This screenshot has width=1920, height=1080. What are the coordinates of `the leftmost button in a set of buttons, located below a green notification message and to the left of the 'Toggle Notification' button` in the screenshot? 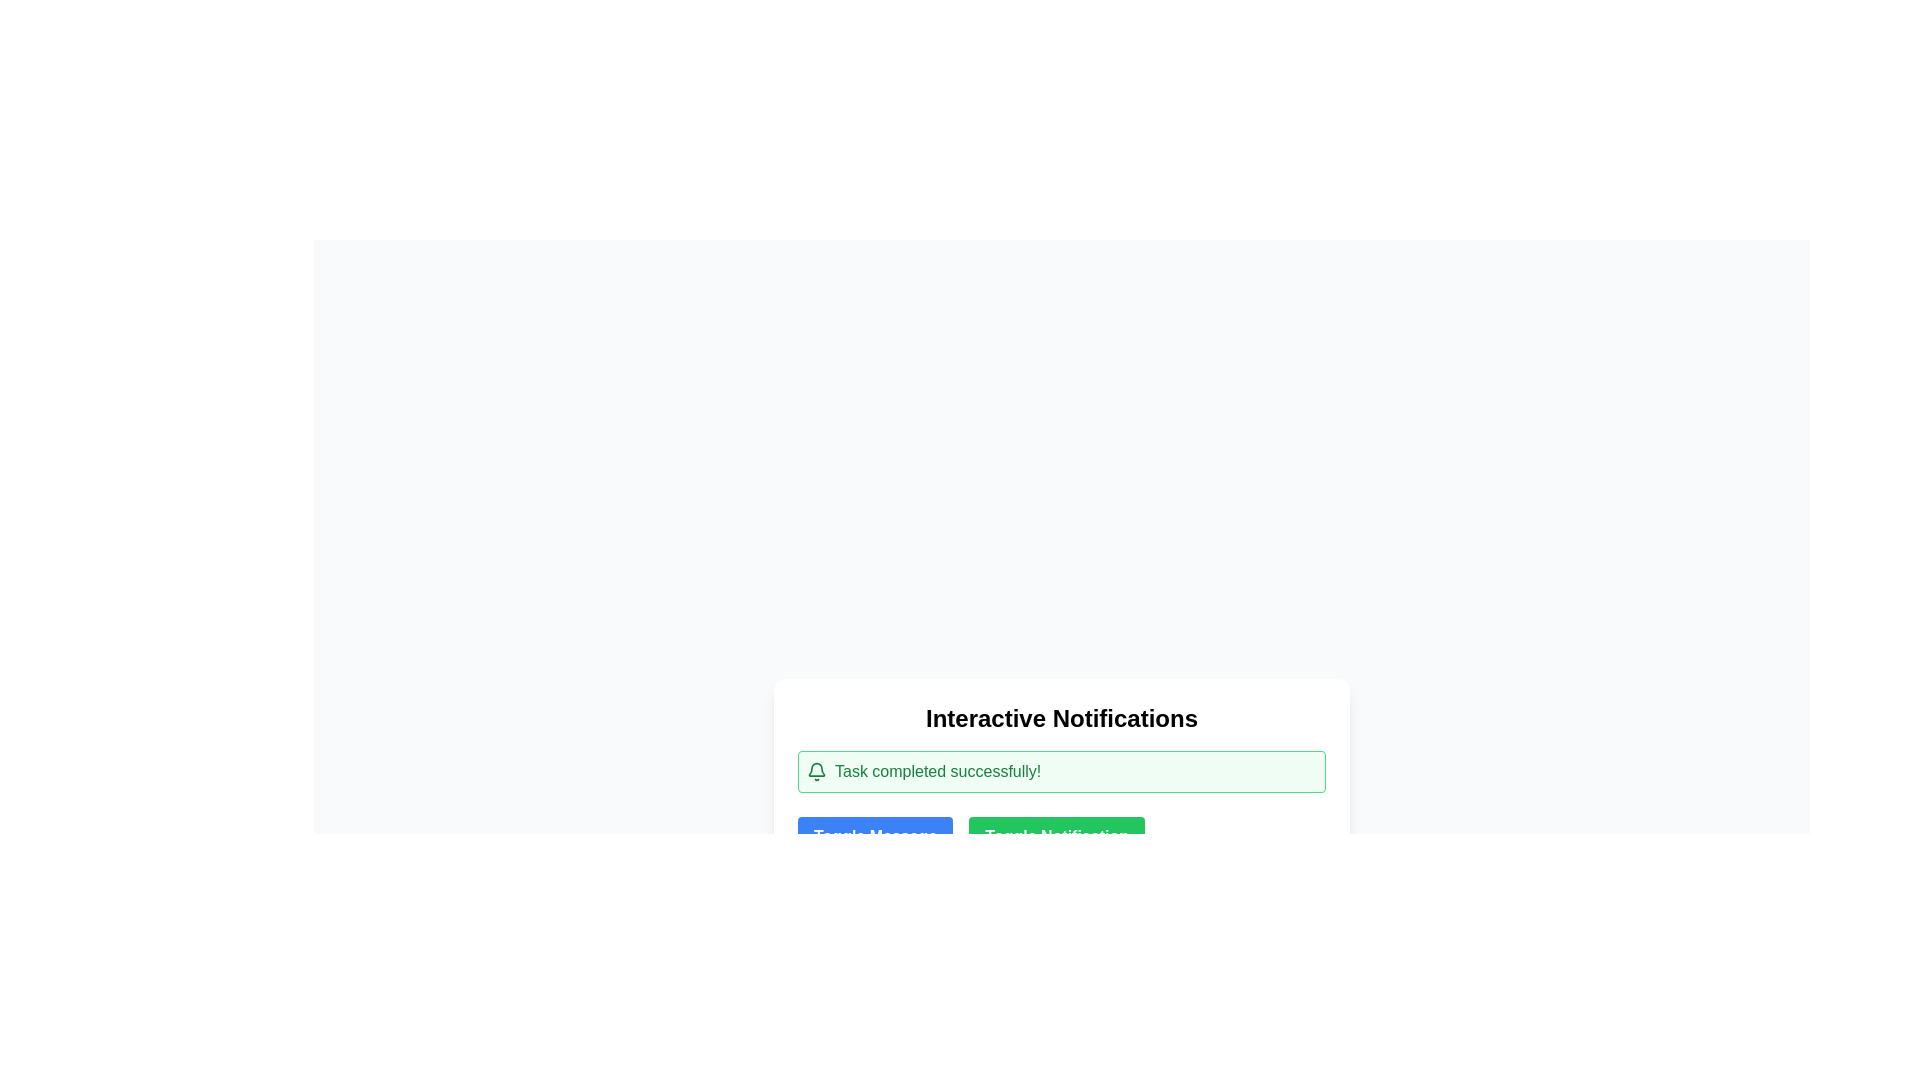 It's located at (875, 837).